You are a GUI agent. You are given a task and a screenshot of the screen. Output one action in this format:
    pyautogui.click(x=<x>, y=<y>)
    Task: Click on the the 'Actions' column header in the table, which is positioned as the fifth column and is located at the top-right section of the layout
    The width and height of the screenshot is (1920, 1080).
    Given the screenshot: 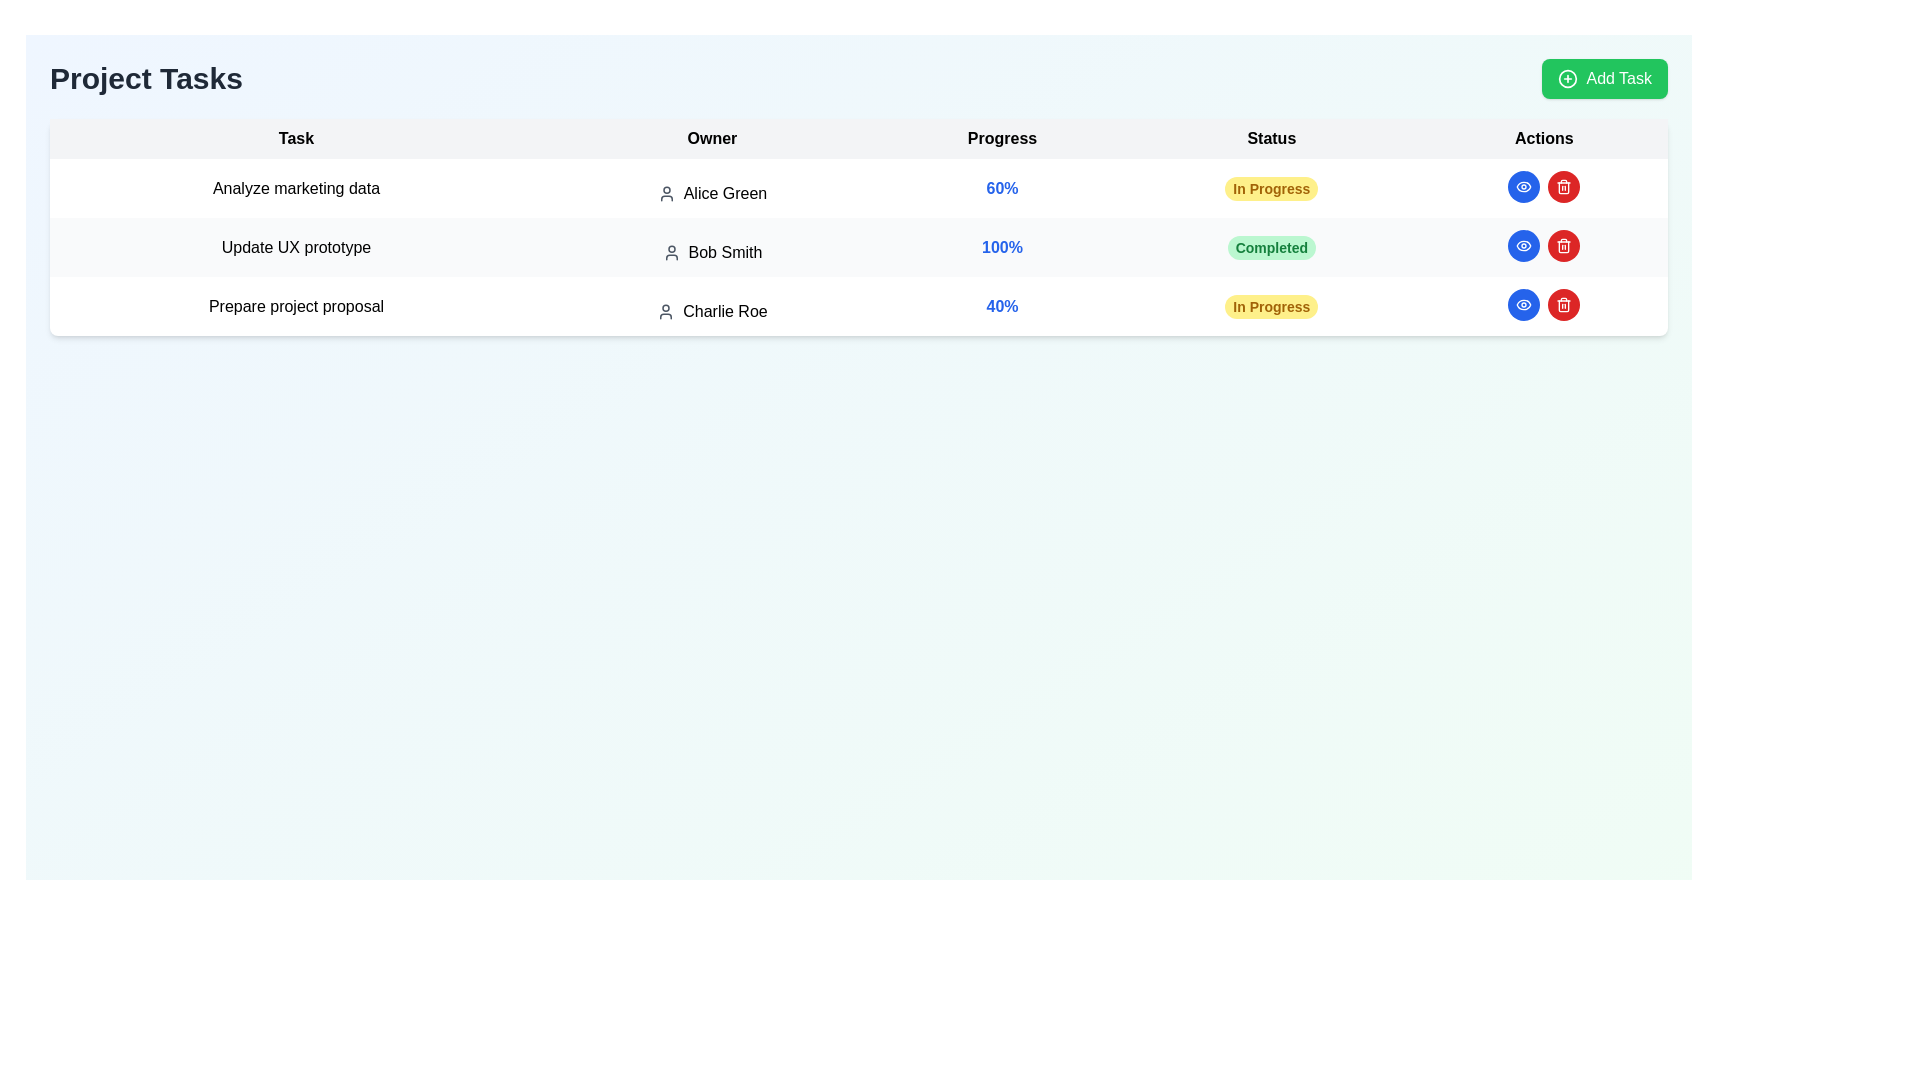 What is the action you would take?
    pyautogui.click(x=1543, y=137)
    